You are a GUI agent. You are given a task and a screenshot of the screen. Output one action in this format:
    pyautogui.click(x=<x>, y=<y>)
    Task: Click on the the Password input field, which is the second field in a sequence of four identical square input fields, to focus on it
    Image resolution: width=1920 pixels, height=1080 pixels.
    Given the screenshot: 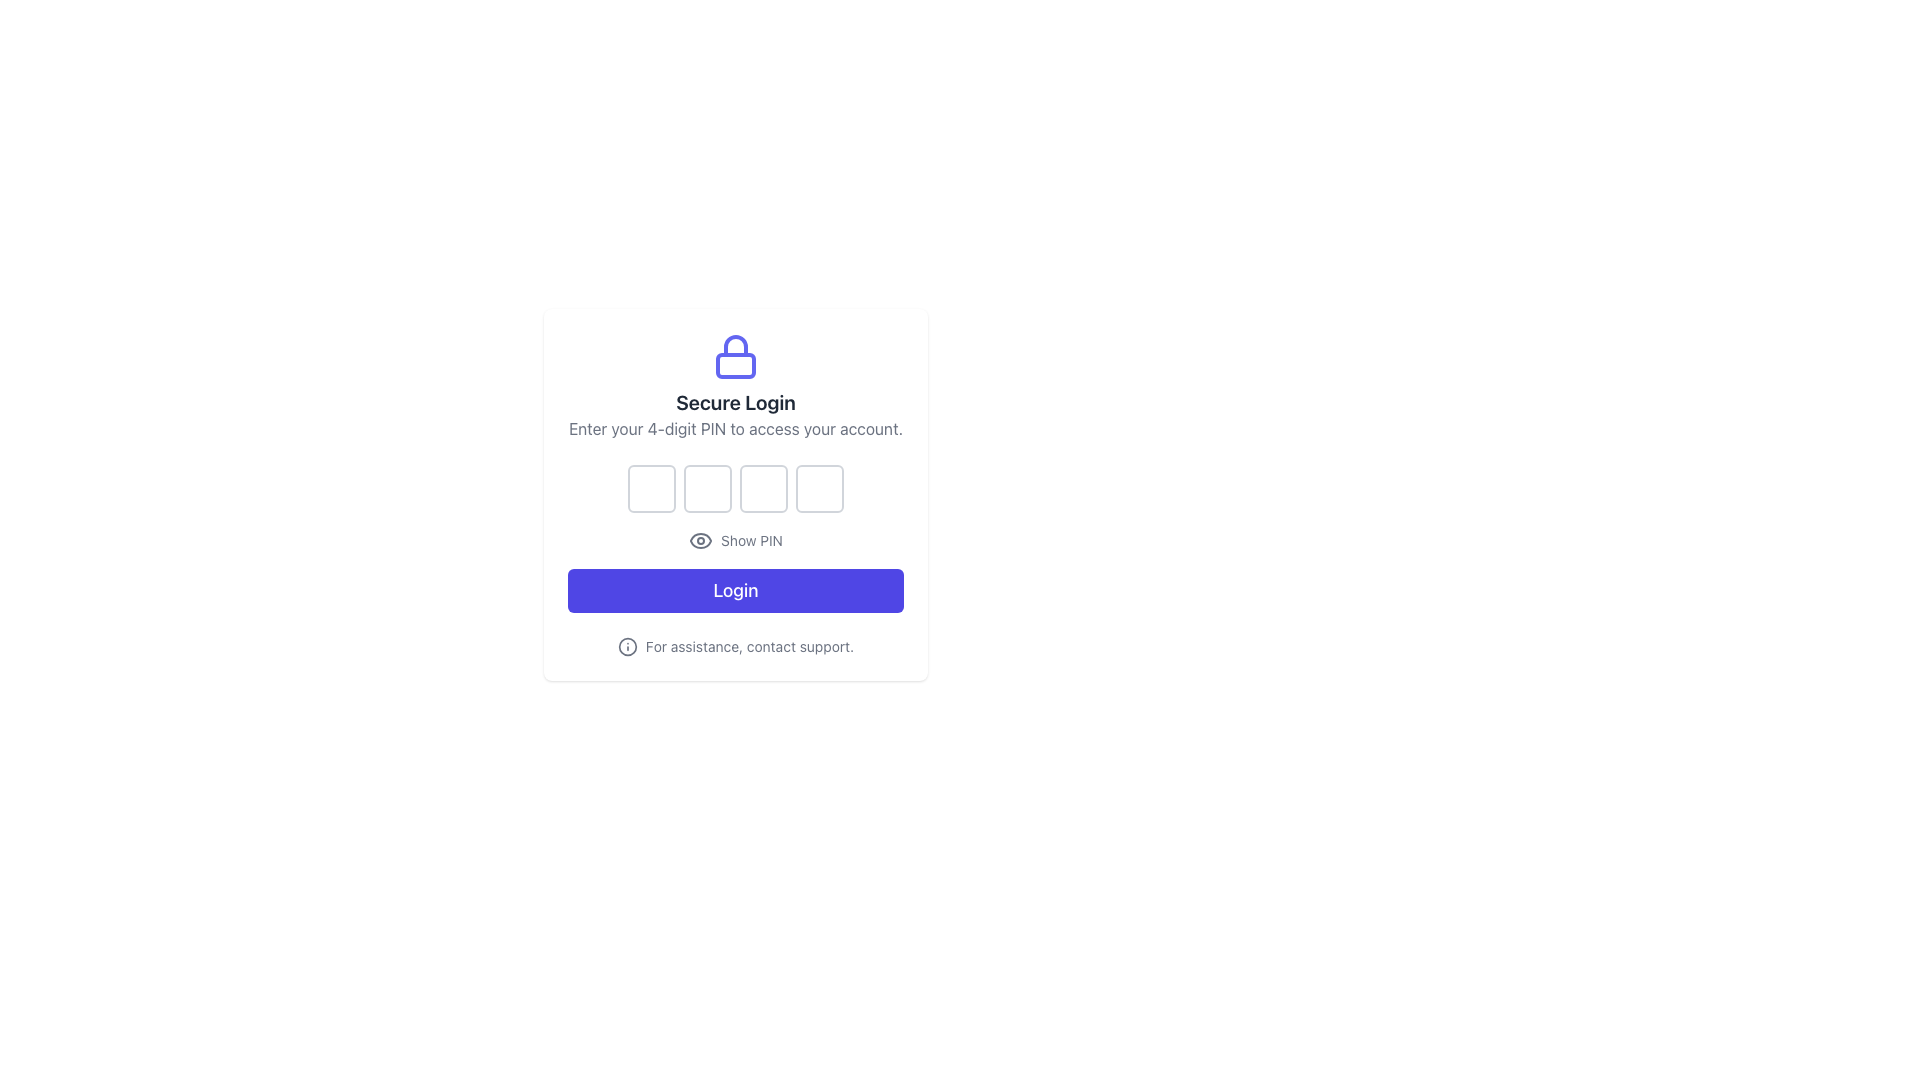 What is the action you would take?
    pyautogui.click(x=708, y=489)
    